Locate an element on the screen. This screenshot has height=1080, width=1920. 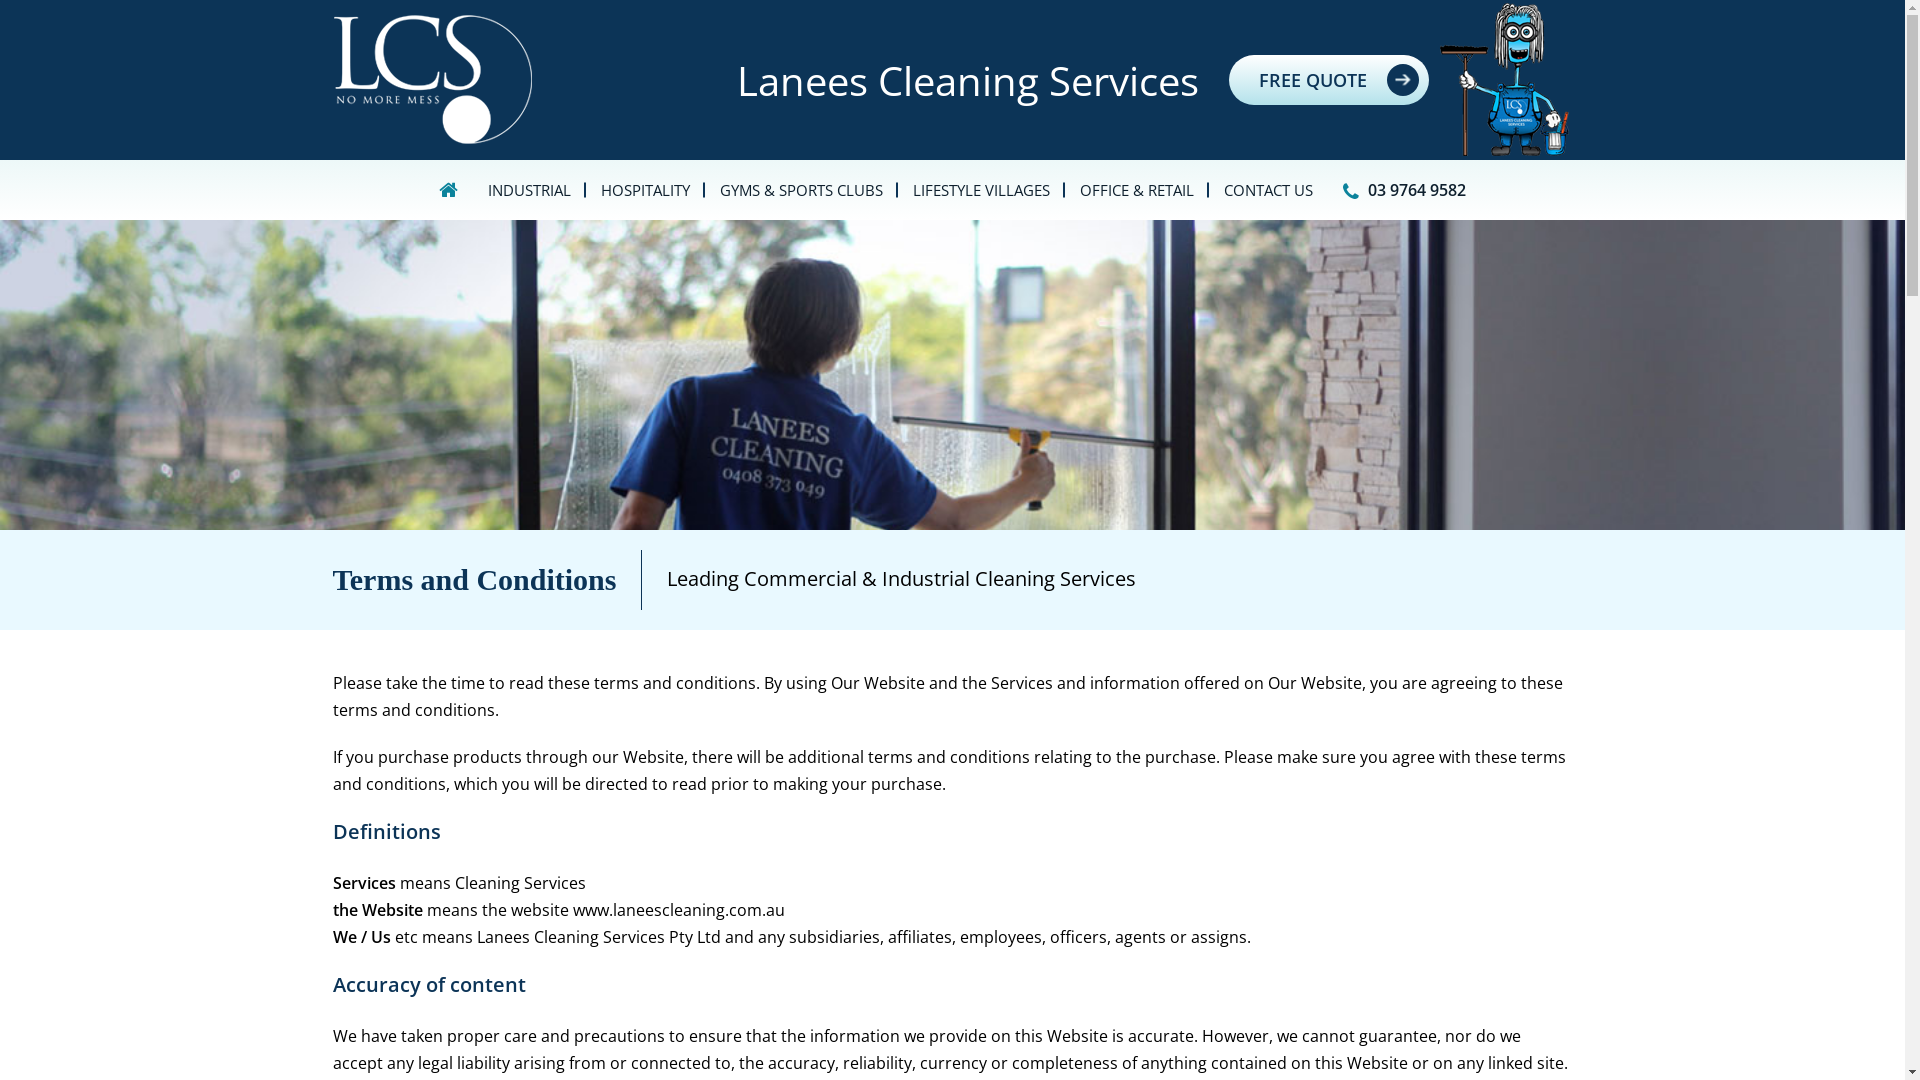
'CONTACT US' is located at coordinates (1267, 189).